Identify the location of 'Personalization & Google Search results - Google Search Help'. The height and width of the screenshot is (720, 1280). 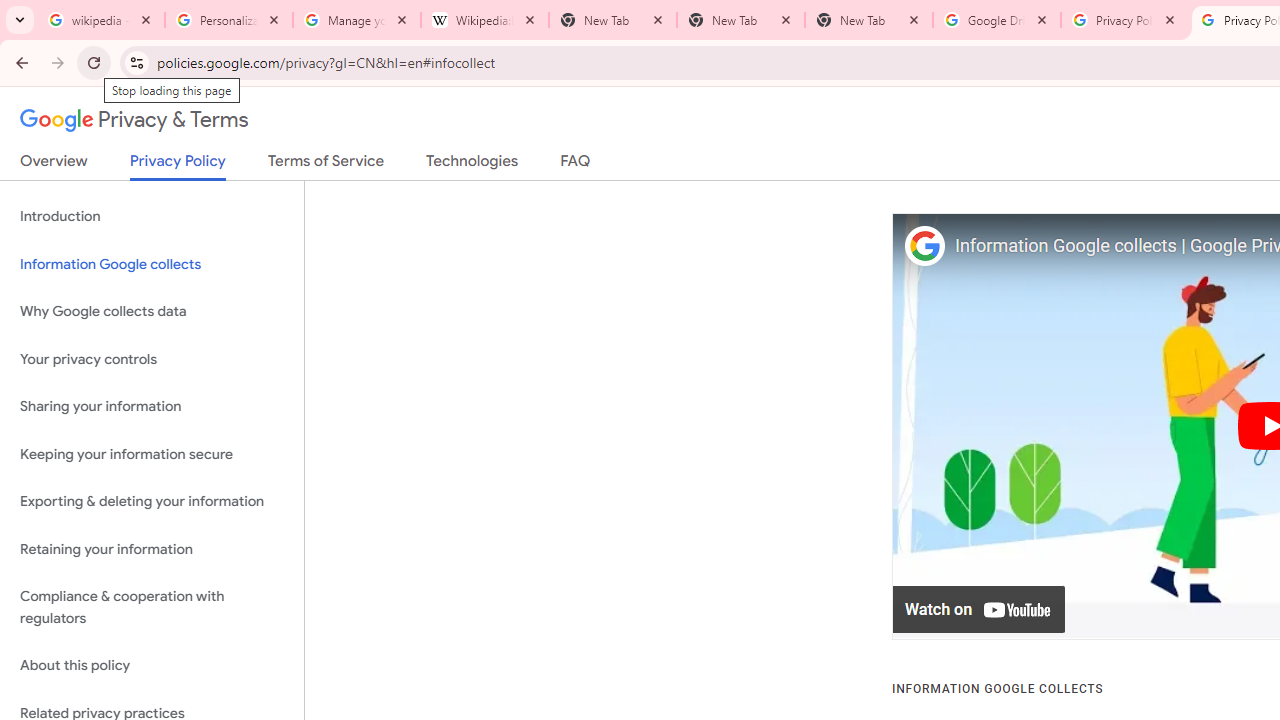
(229, 20).